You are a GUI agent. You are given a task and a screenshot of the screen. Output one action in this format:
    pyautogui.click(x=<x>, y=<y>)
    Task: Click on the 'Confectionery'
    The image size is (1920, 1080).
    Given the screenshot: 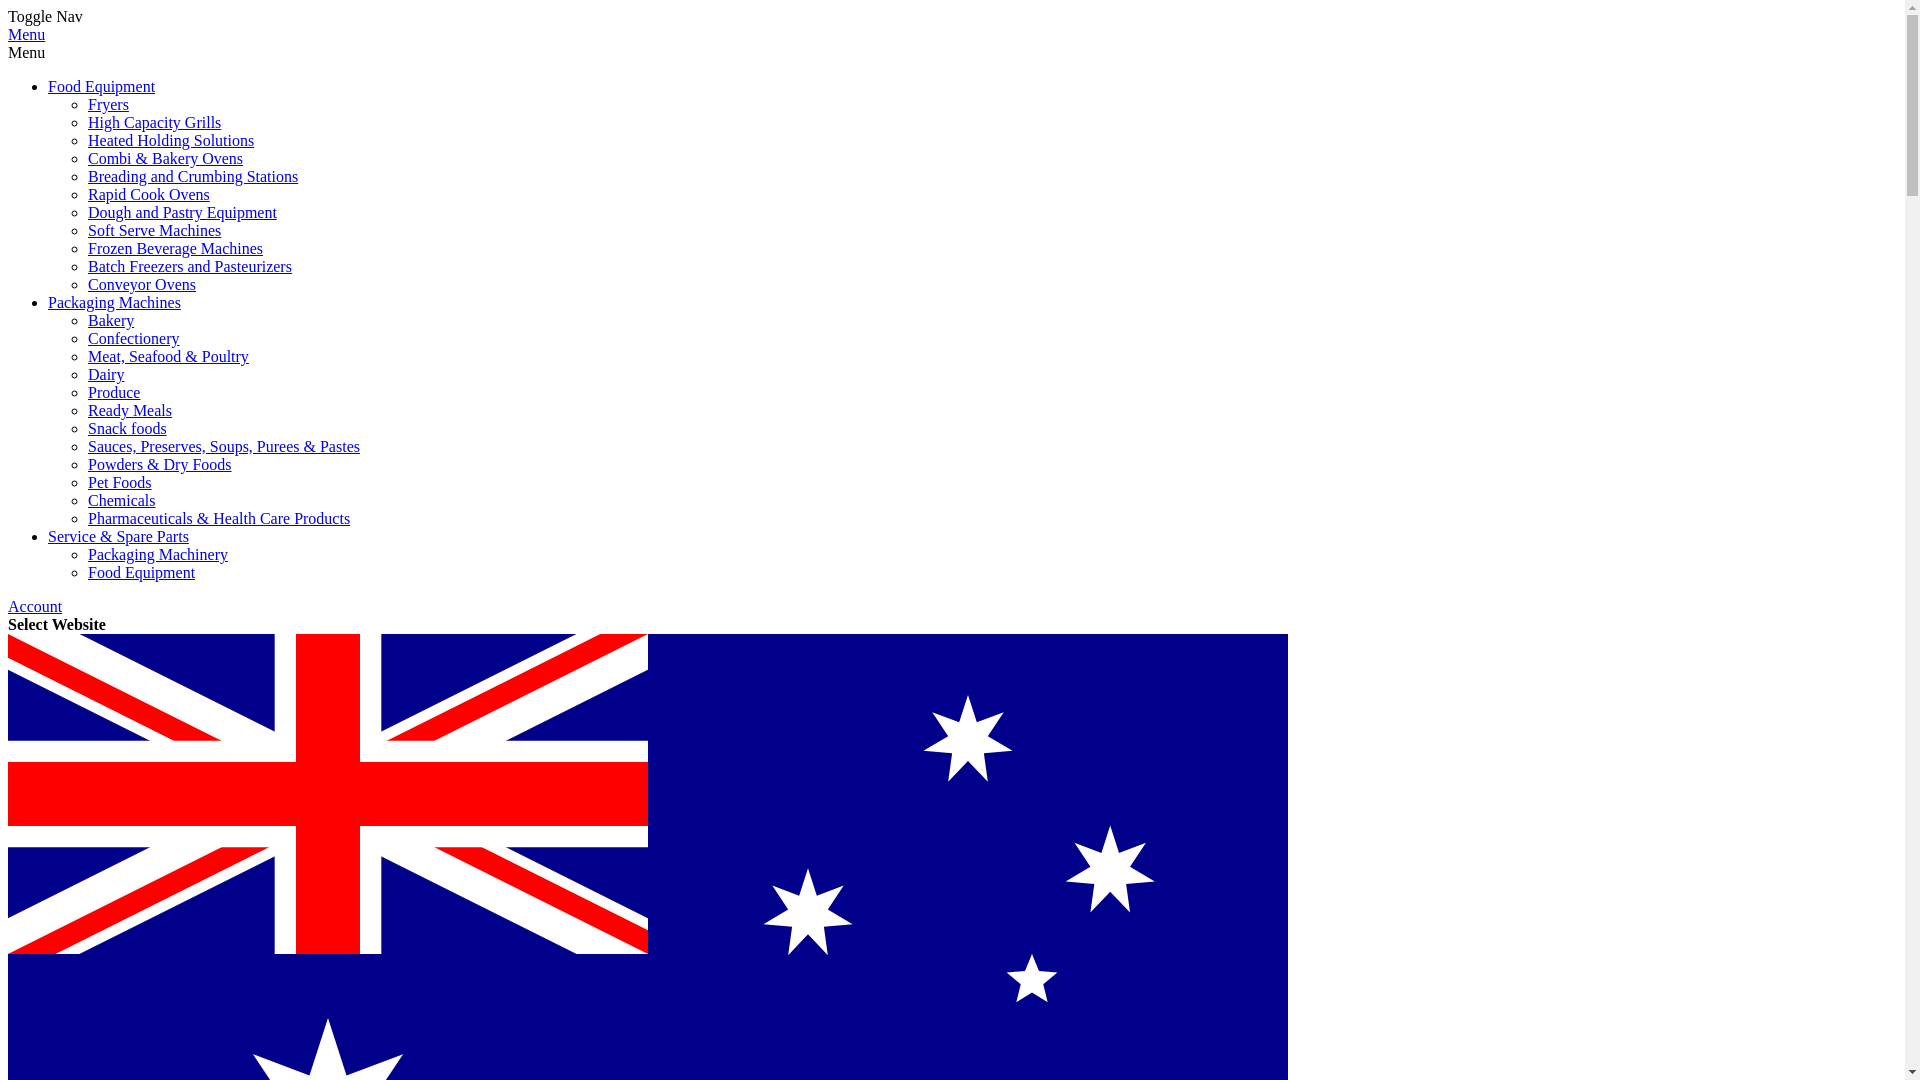 What is the action you would take?
    pyautogui.click(x=133, y=337)
    